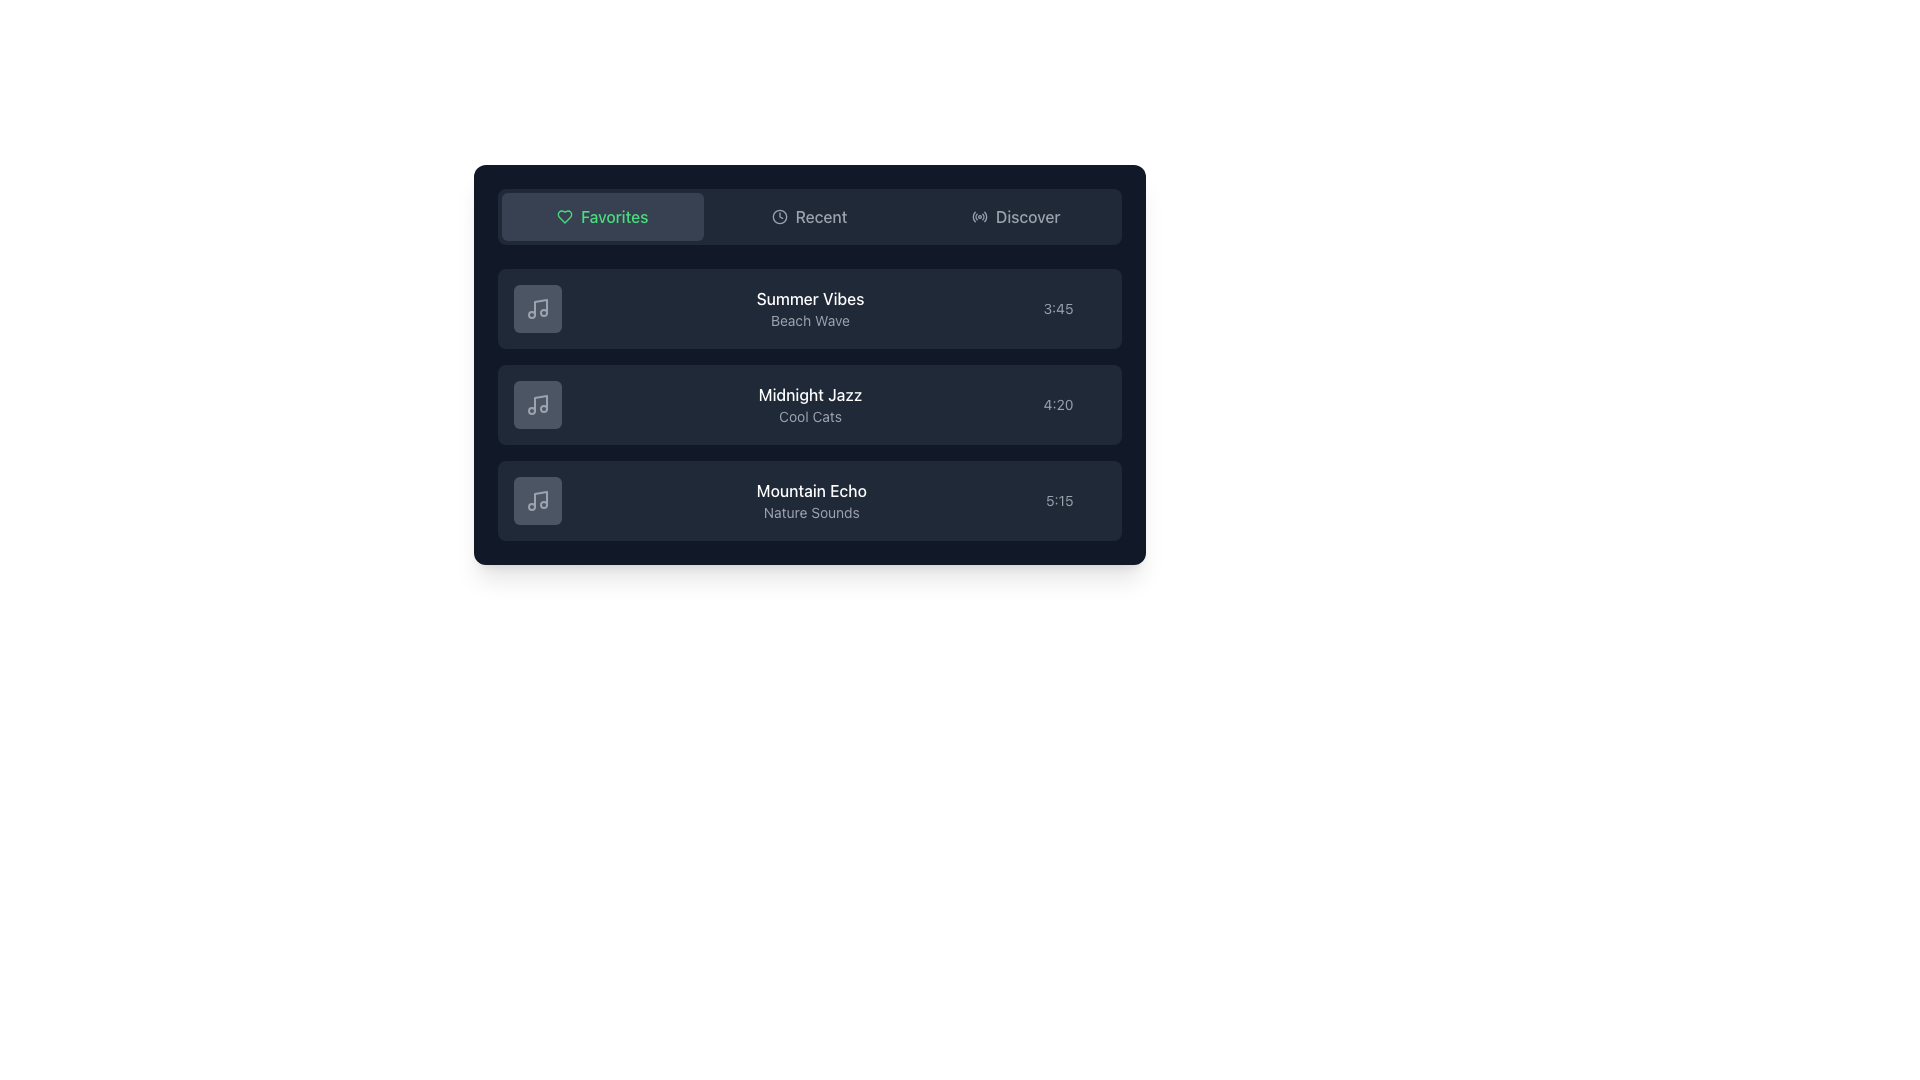 Image resolution: width=1920 pixels, height=1080 pixels. What do you see at coordinates (821, 216) in the screenshot?
I see `the 'Recent' items label in the navigation bar, located between 'Favorites' and 'Discover'` at bounding box center [821, 216].